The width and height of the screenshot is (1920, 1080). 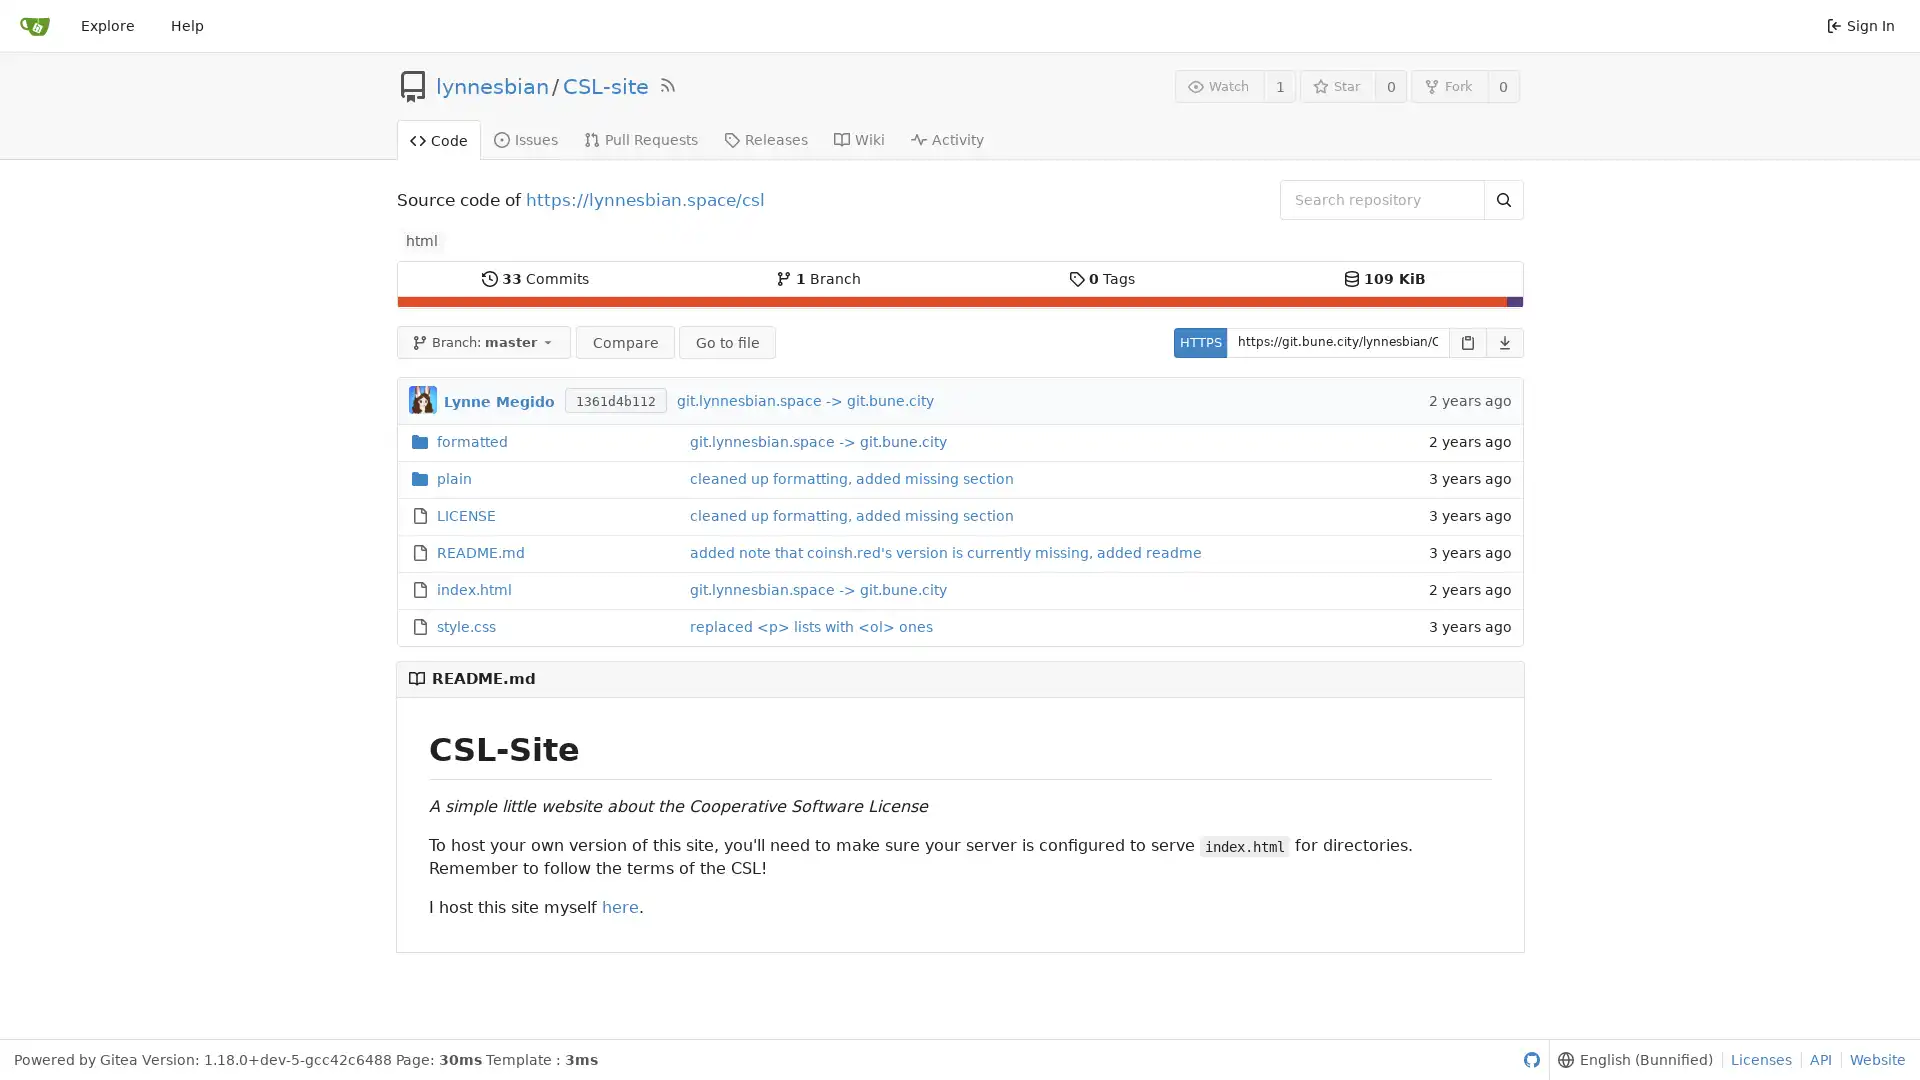 What do you see at coordinates (623, 341) in the screenshot?
I see `Compare` at bounding box center [623, 341].